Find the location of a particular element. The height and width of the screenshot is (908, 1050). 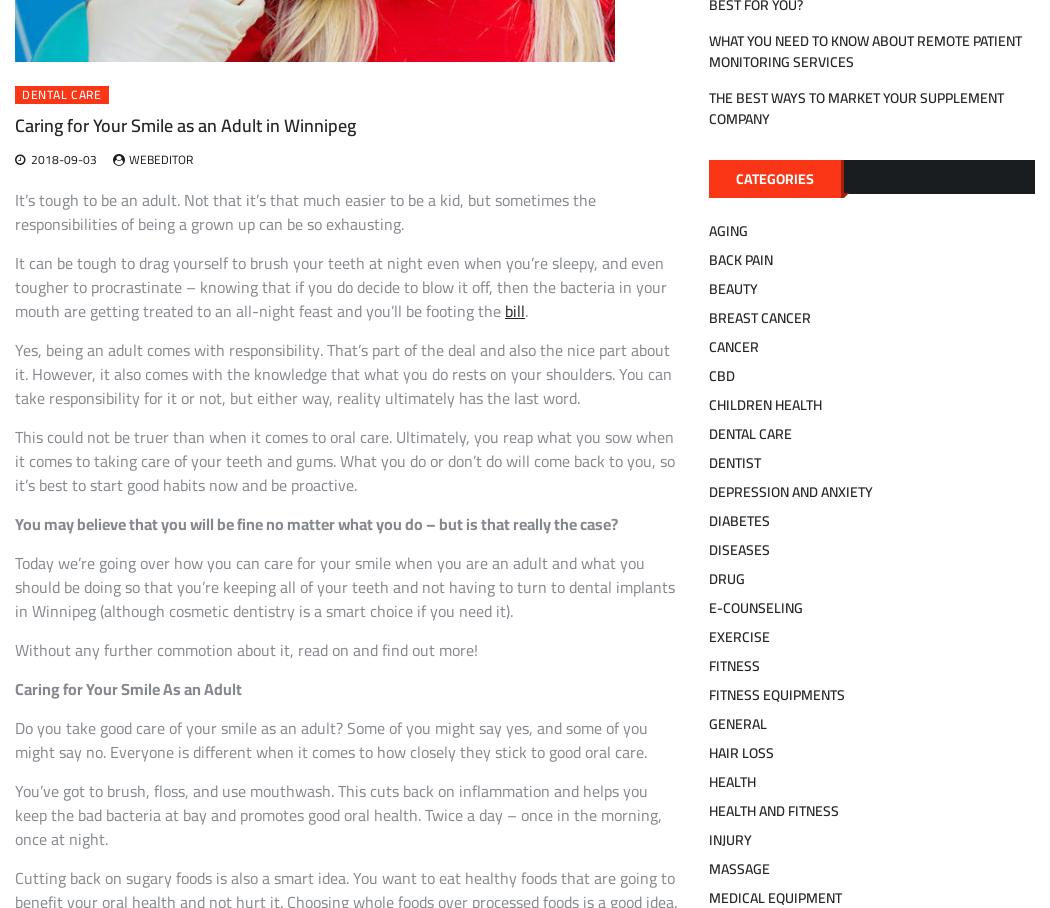

'You’ve got to brush, floss, and use mouthwash. This cuts back on inflammation and helps you keep the bad bacteria at bay and promotes good oral health. Twice a day – once in the morning, once at night.' is located at coordinates (338, 815).